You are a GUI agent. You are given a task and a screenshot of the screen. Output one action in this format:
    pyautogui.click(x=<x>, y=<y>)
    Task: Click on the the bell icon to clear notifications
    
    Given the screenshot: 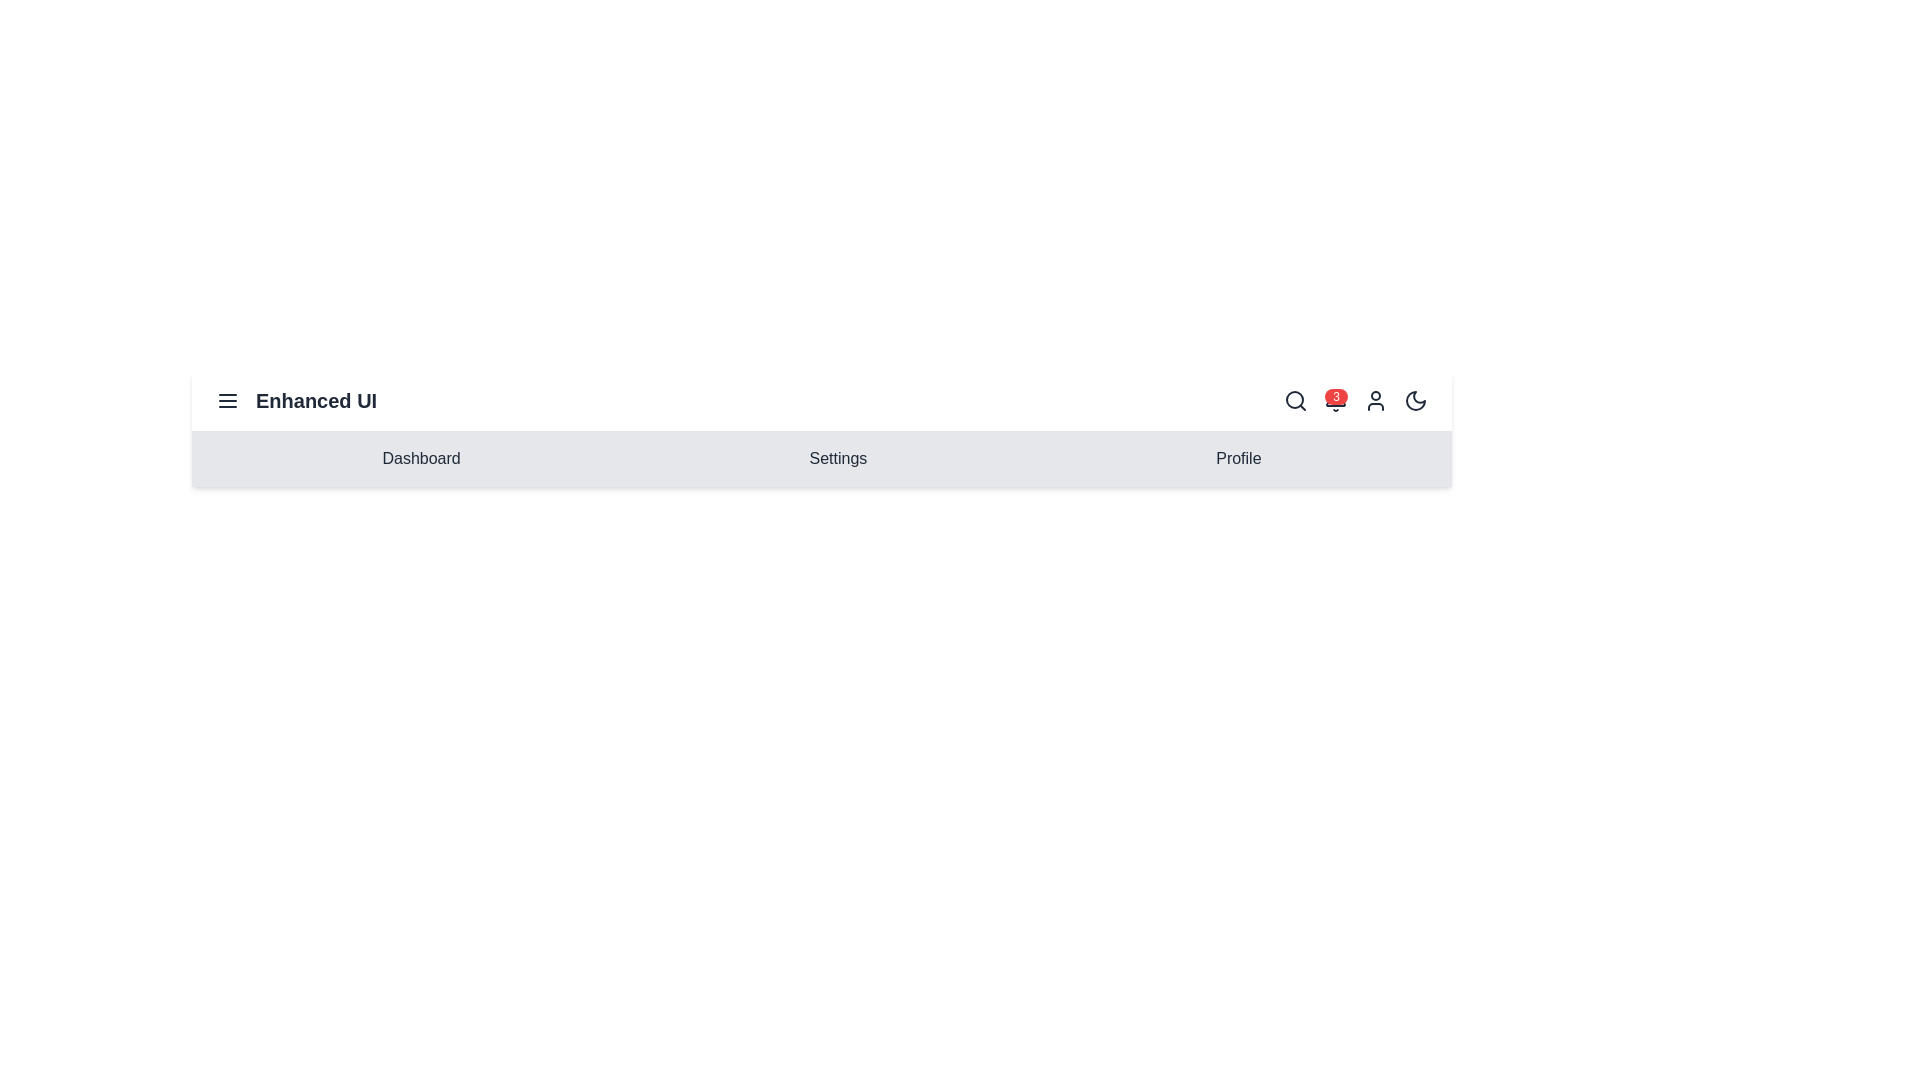 What is the action you would take?
    pyautogui.click(x=1335, y=401)
    